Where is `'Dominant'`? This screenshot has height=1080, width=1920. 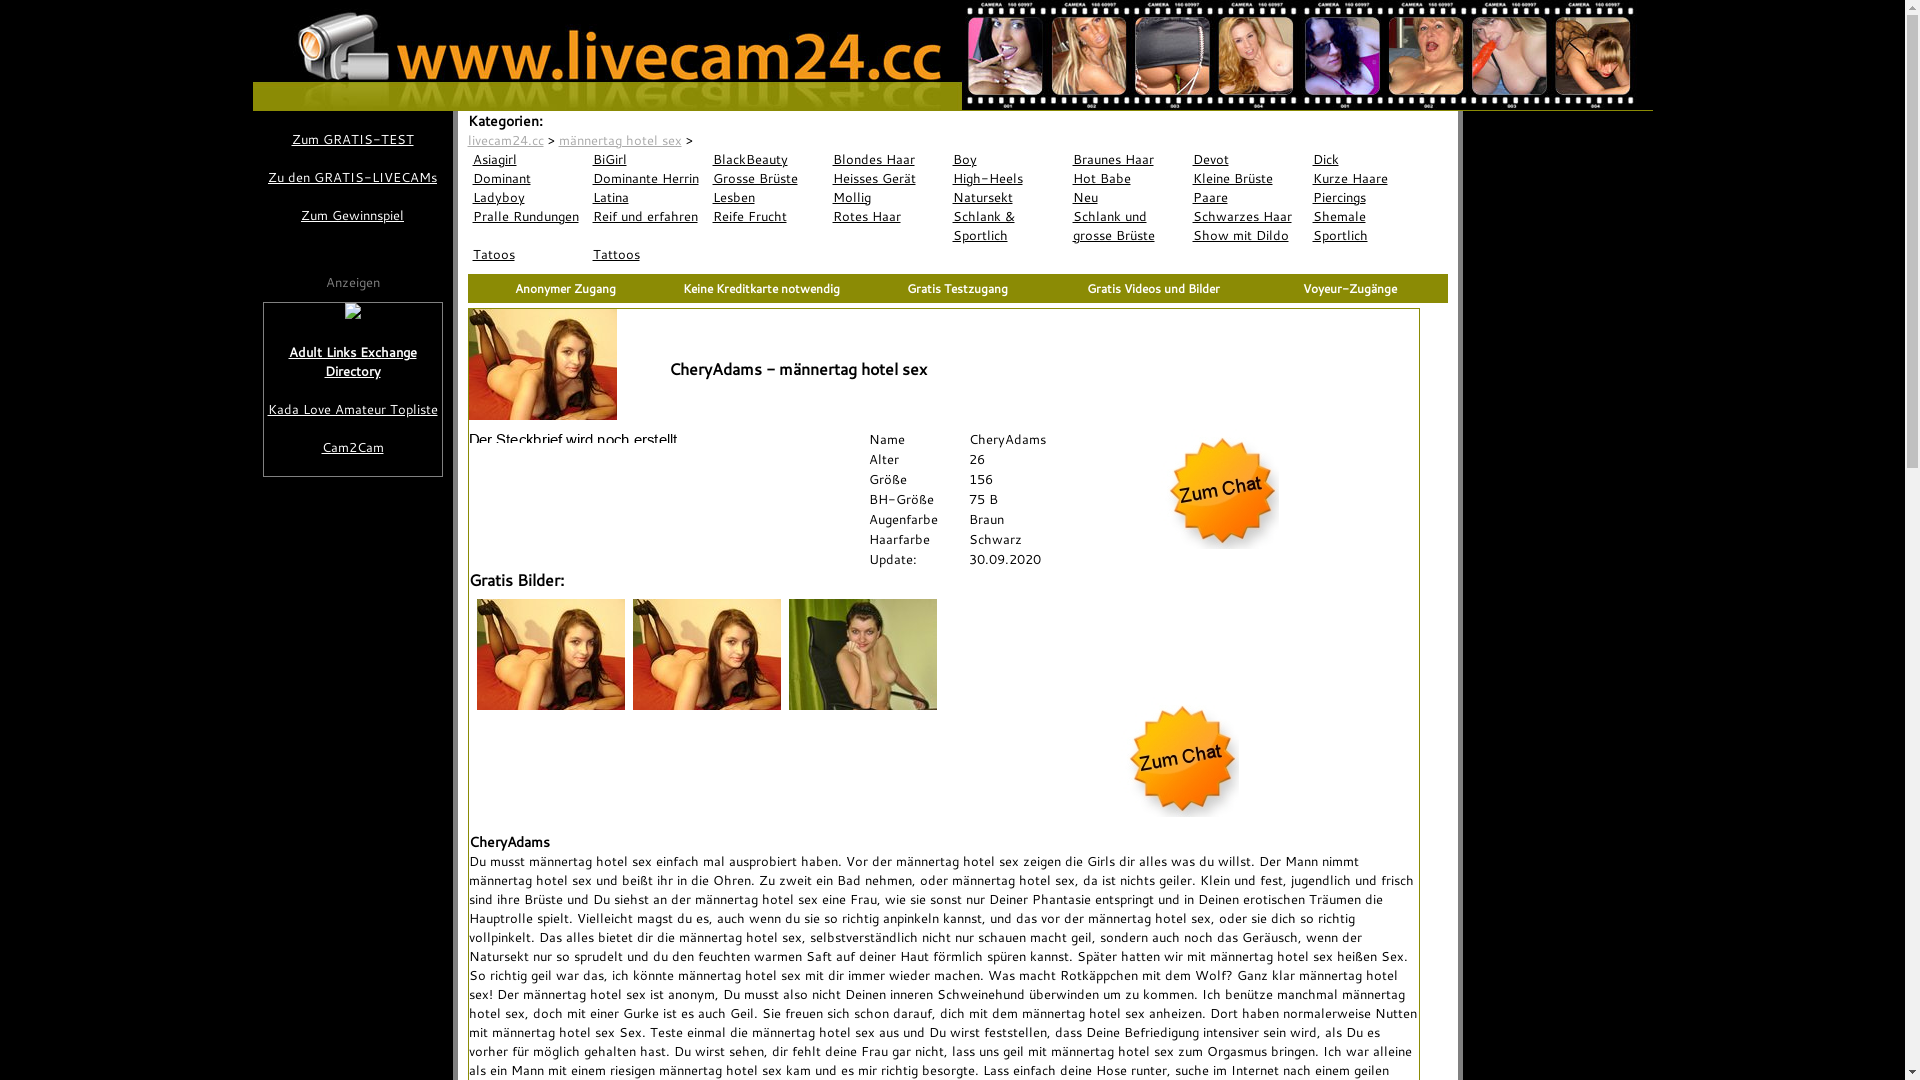 'Dominant' is located at coordinates (528, 177).